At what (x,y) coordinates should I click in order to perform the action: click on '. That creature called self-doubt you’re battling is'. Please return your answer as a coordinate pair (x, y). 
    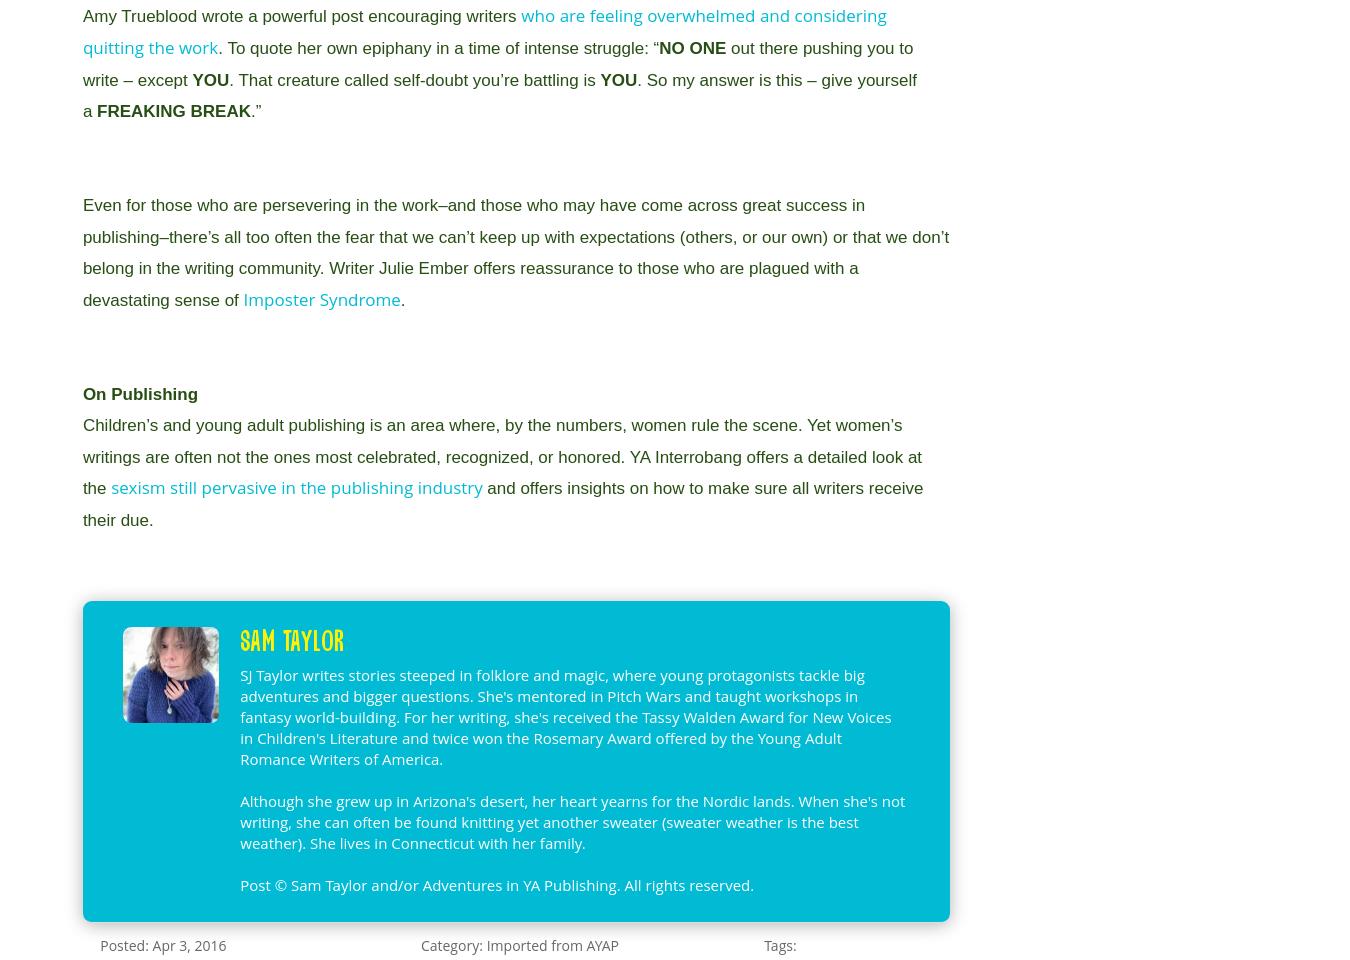
    Looking at the image, I should click on (227, 79).